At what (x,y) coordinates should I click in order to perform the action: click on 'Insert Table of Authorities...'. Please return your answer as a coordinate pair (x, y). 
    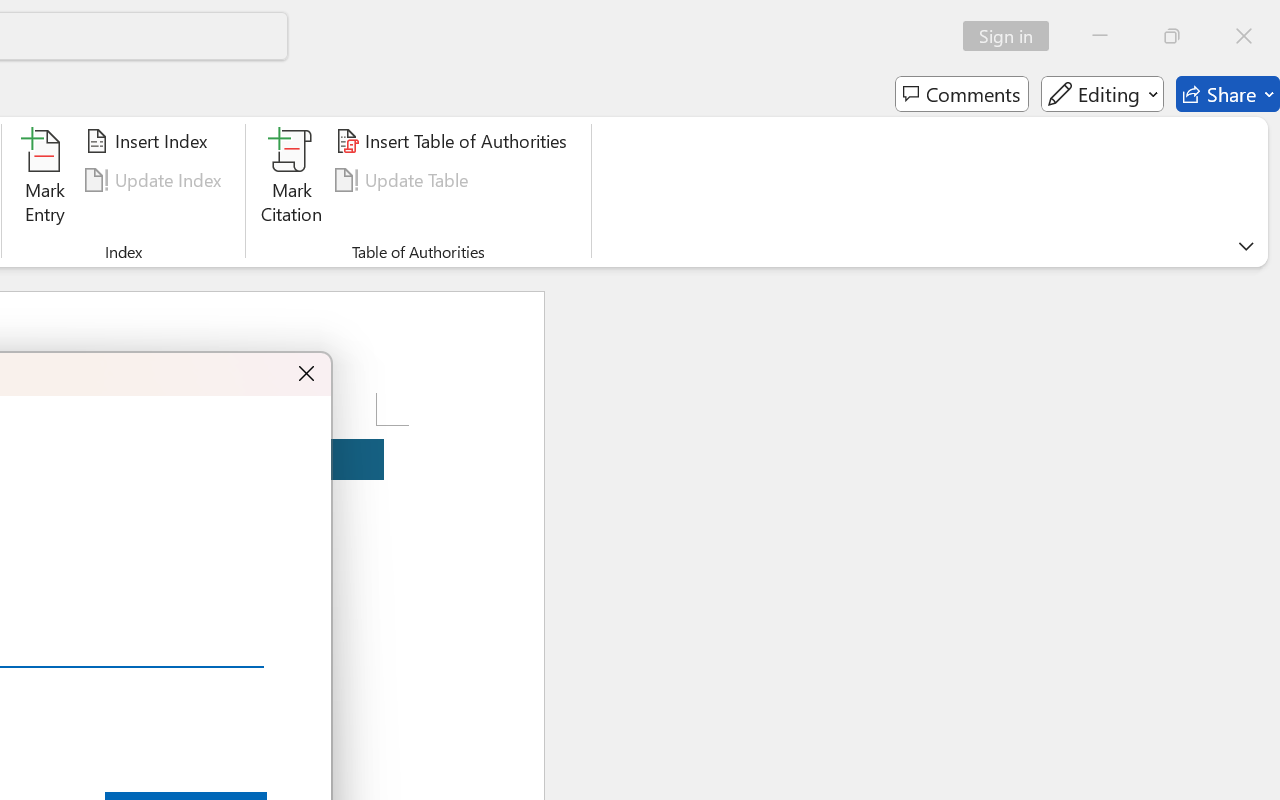
    Looking at the image, I should click on (453, 141).